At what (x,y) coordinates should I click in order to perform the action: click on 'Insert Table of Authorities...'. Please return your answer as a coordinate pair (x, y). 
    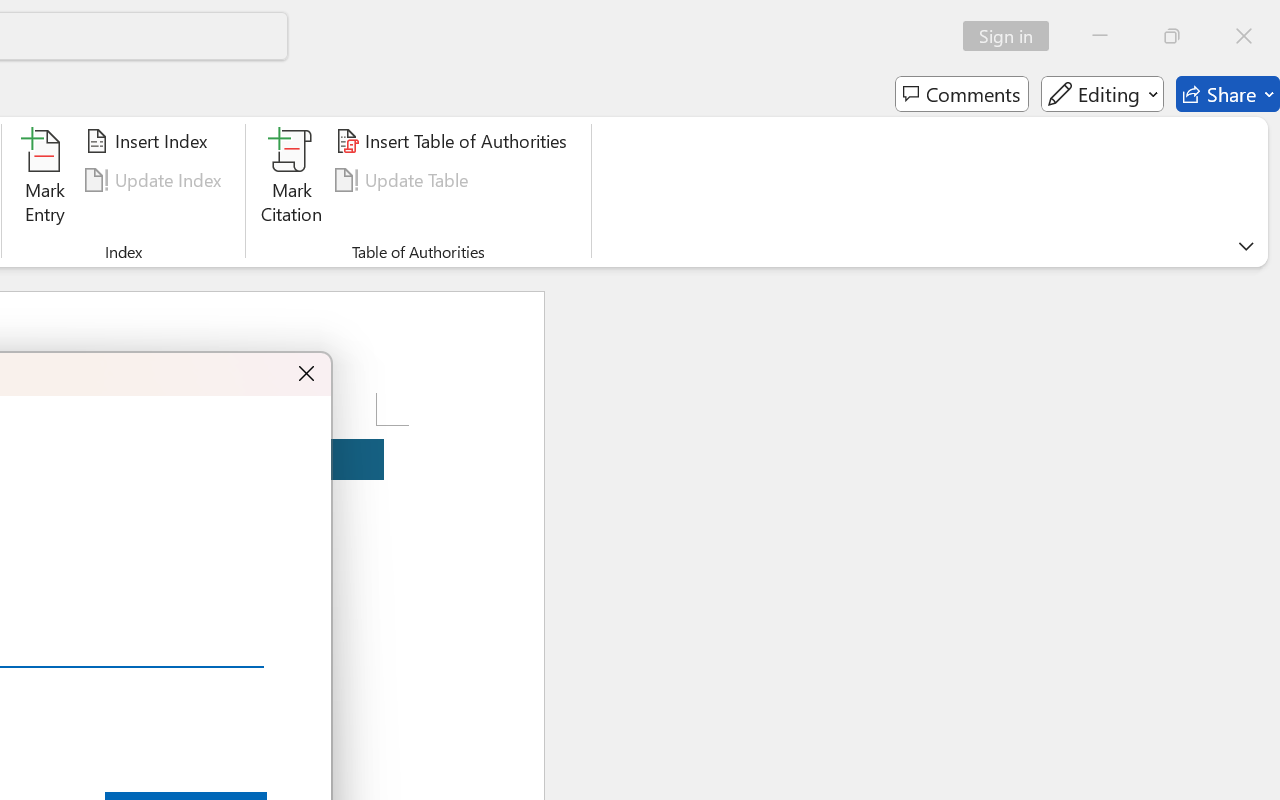
    Looking at the image, I should click on (453, 141).